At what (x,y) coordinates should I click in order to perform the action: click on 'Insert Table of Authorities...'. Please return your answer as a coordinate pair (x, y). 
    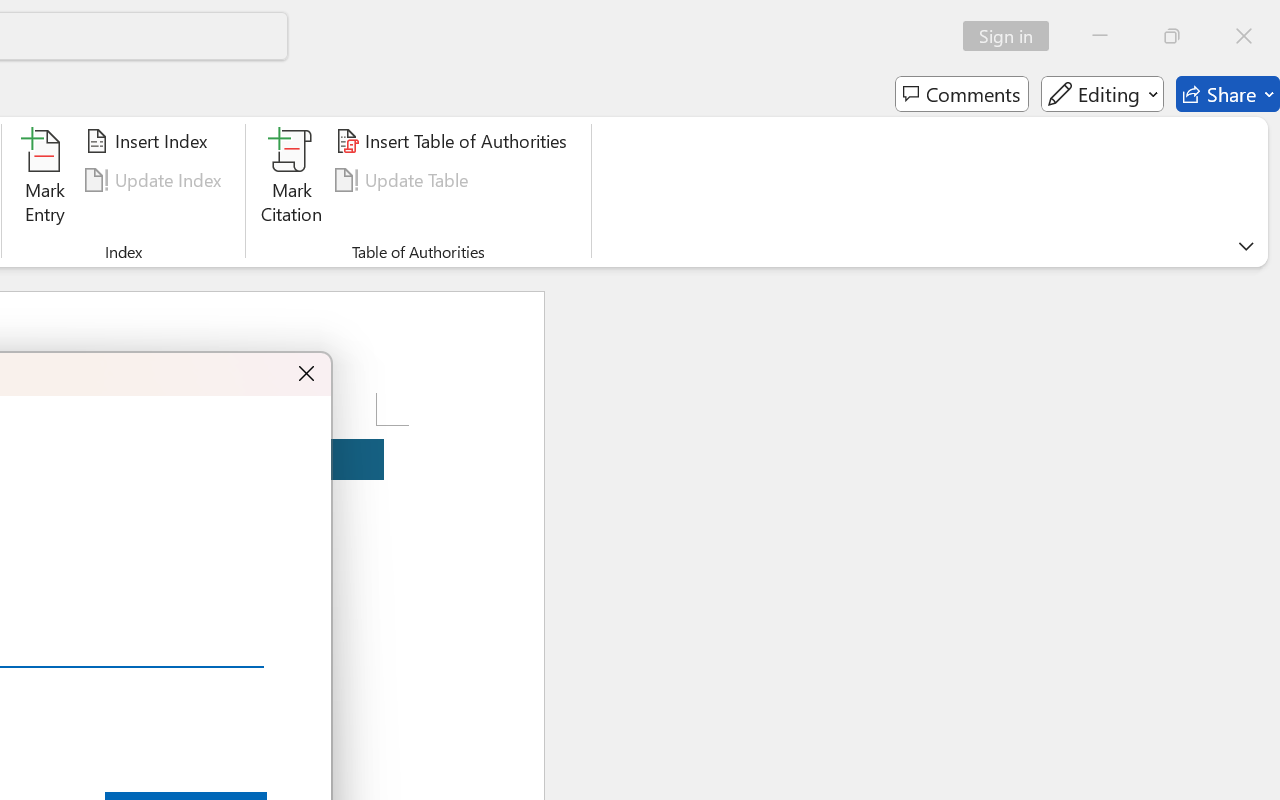
    Looking at the image, I should click on (453, 141).